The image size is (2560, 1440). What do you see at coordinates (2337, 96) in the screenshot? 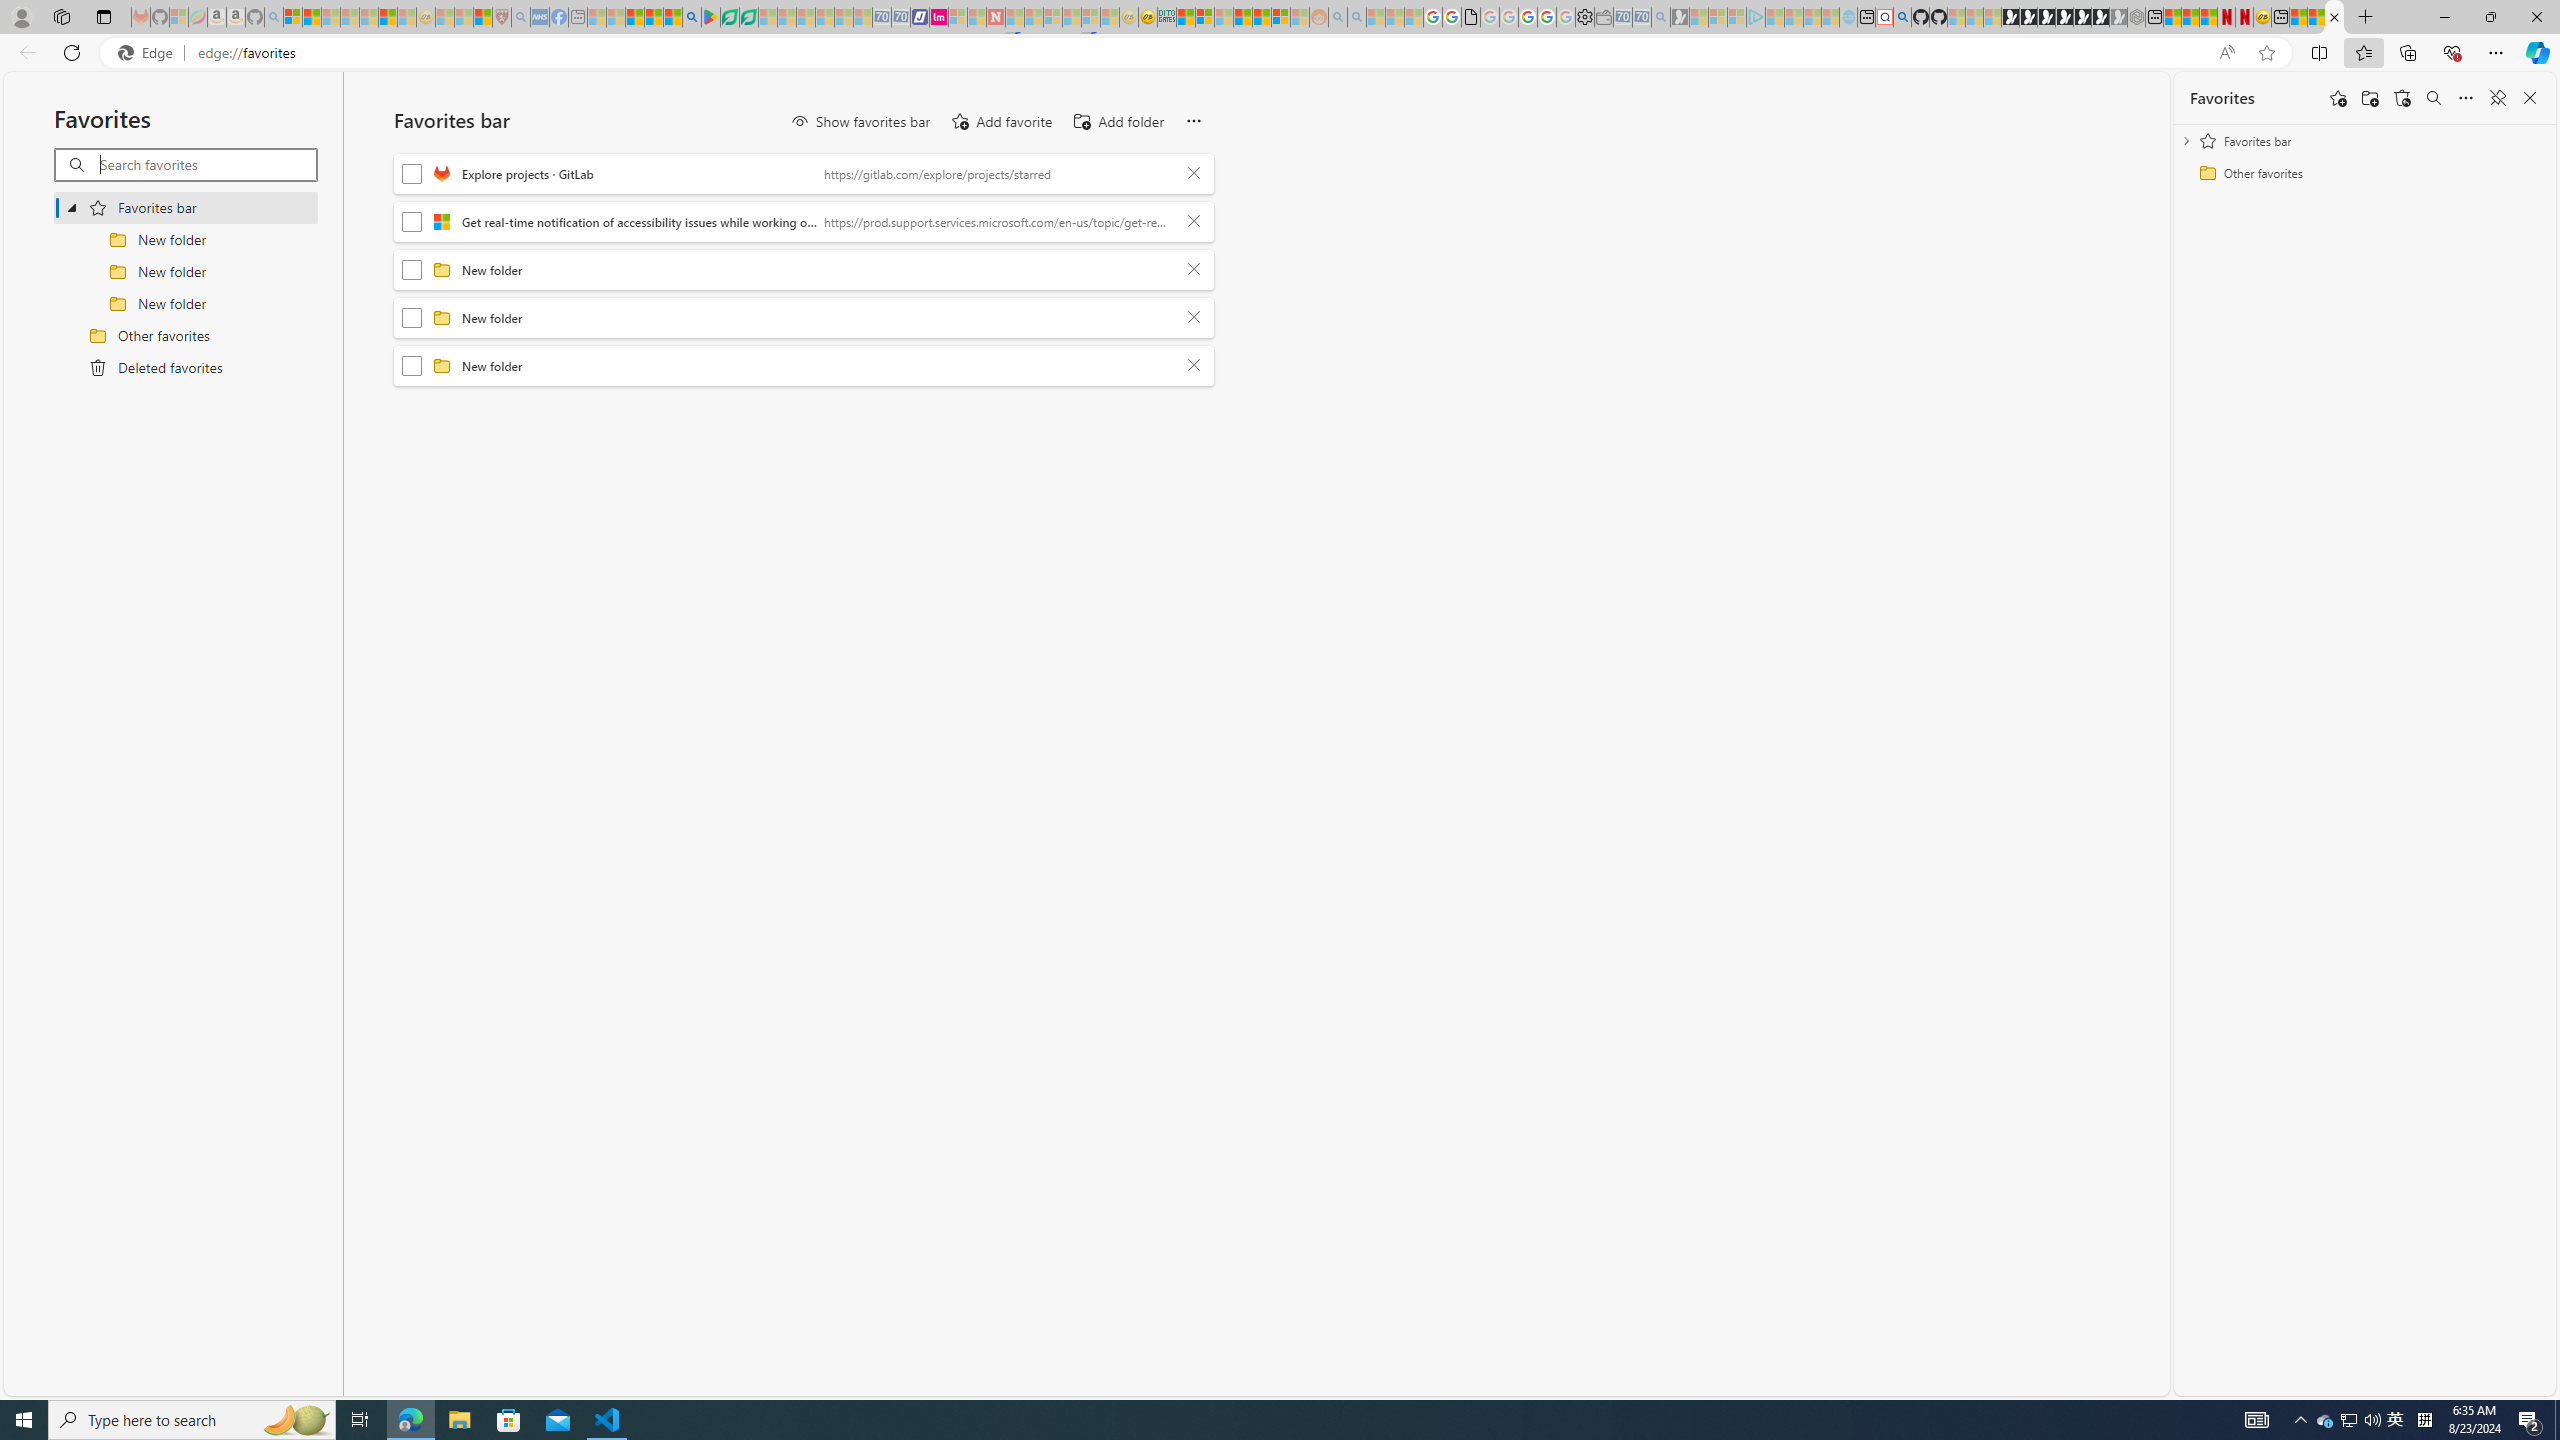
I see `'Add this page to favorites'` at bounding box center [2337, 96].